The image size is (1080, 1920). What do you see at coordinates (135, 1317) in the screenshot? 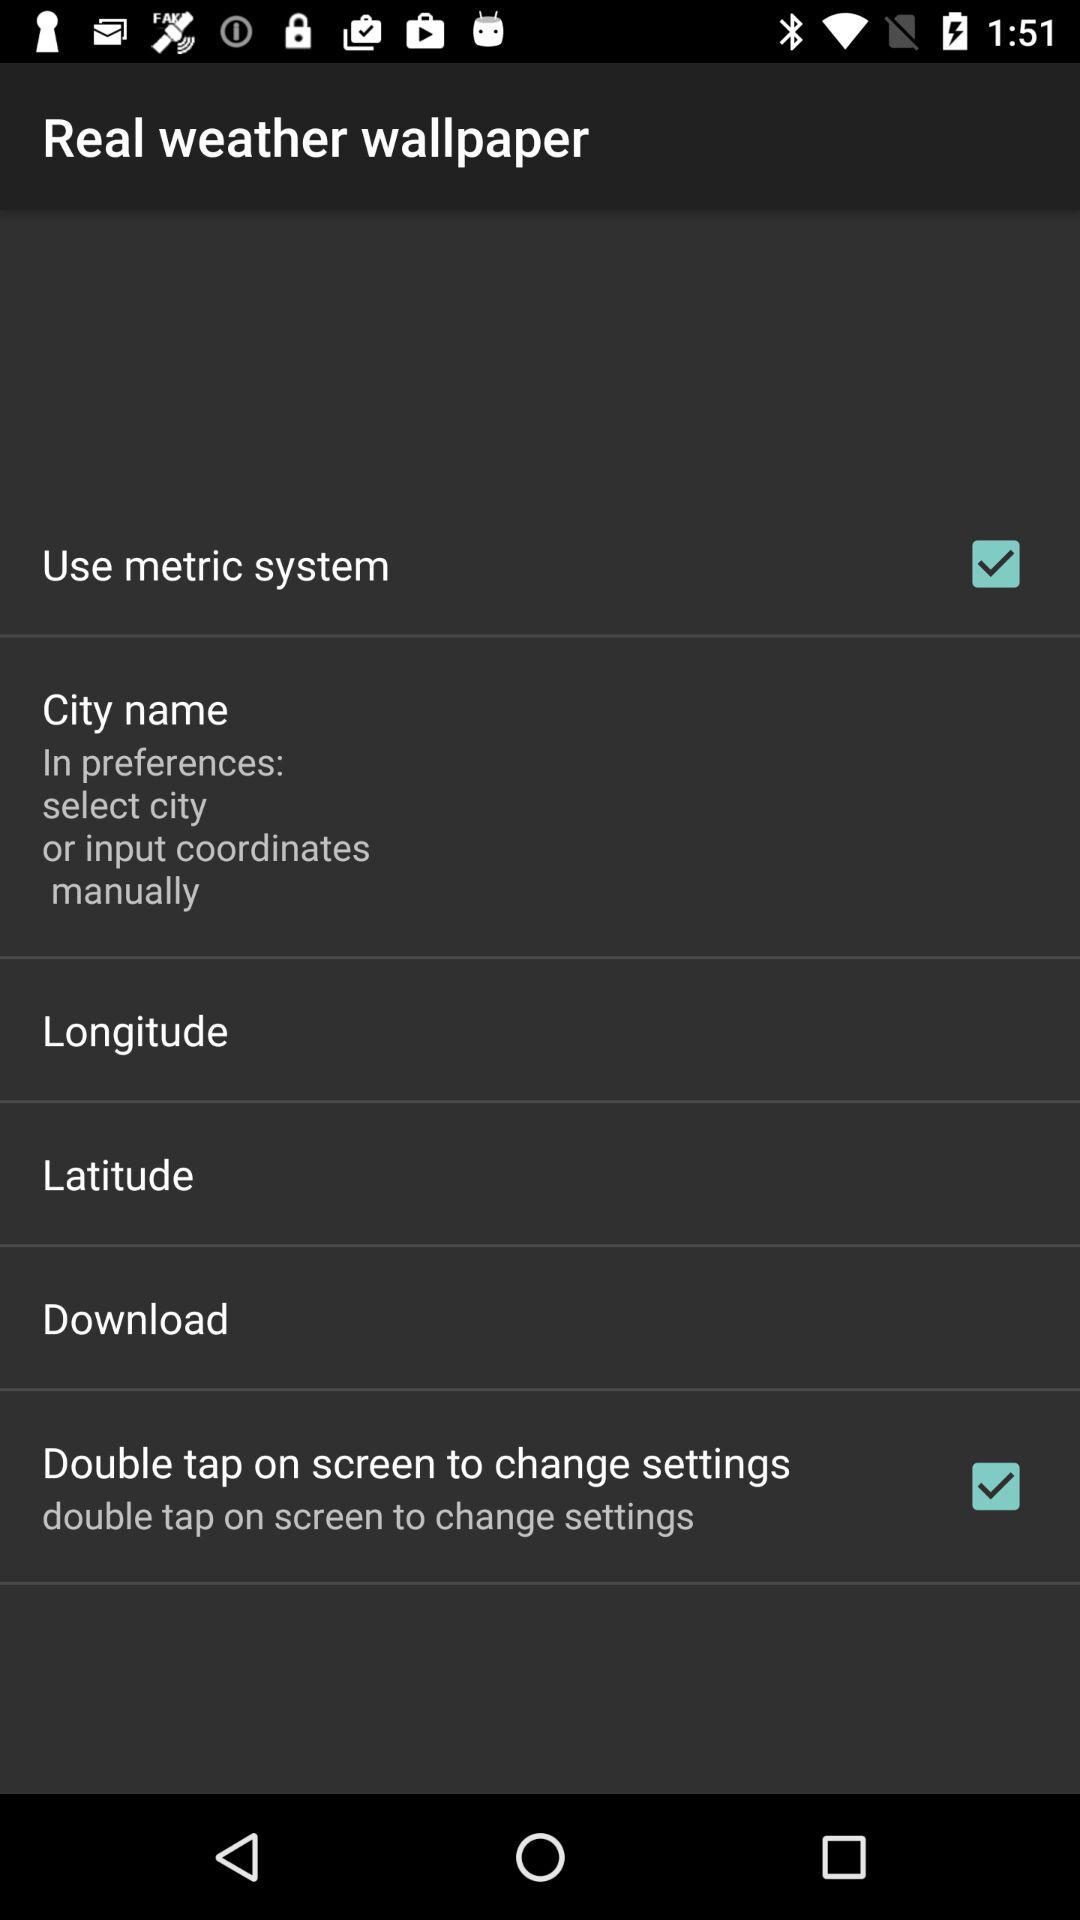
I see `download at the bottom left corner` at bounding box center [135, 1317].